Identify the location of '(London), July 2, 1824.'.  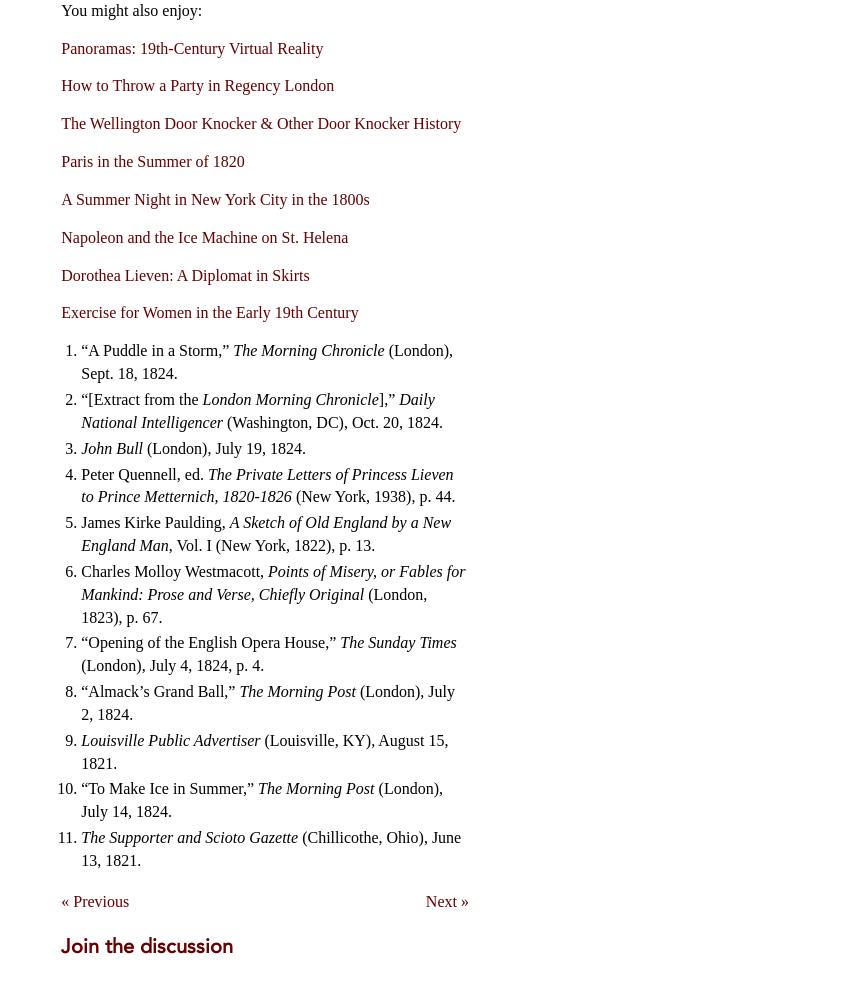
(266, 702).